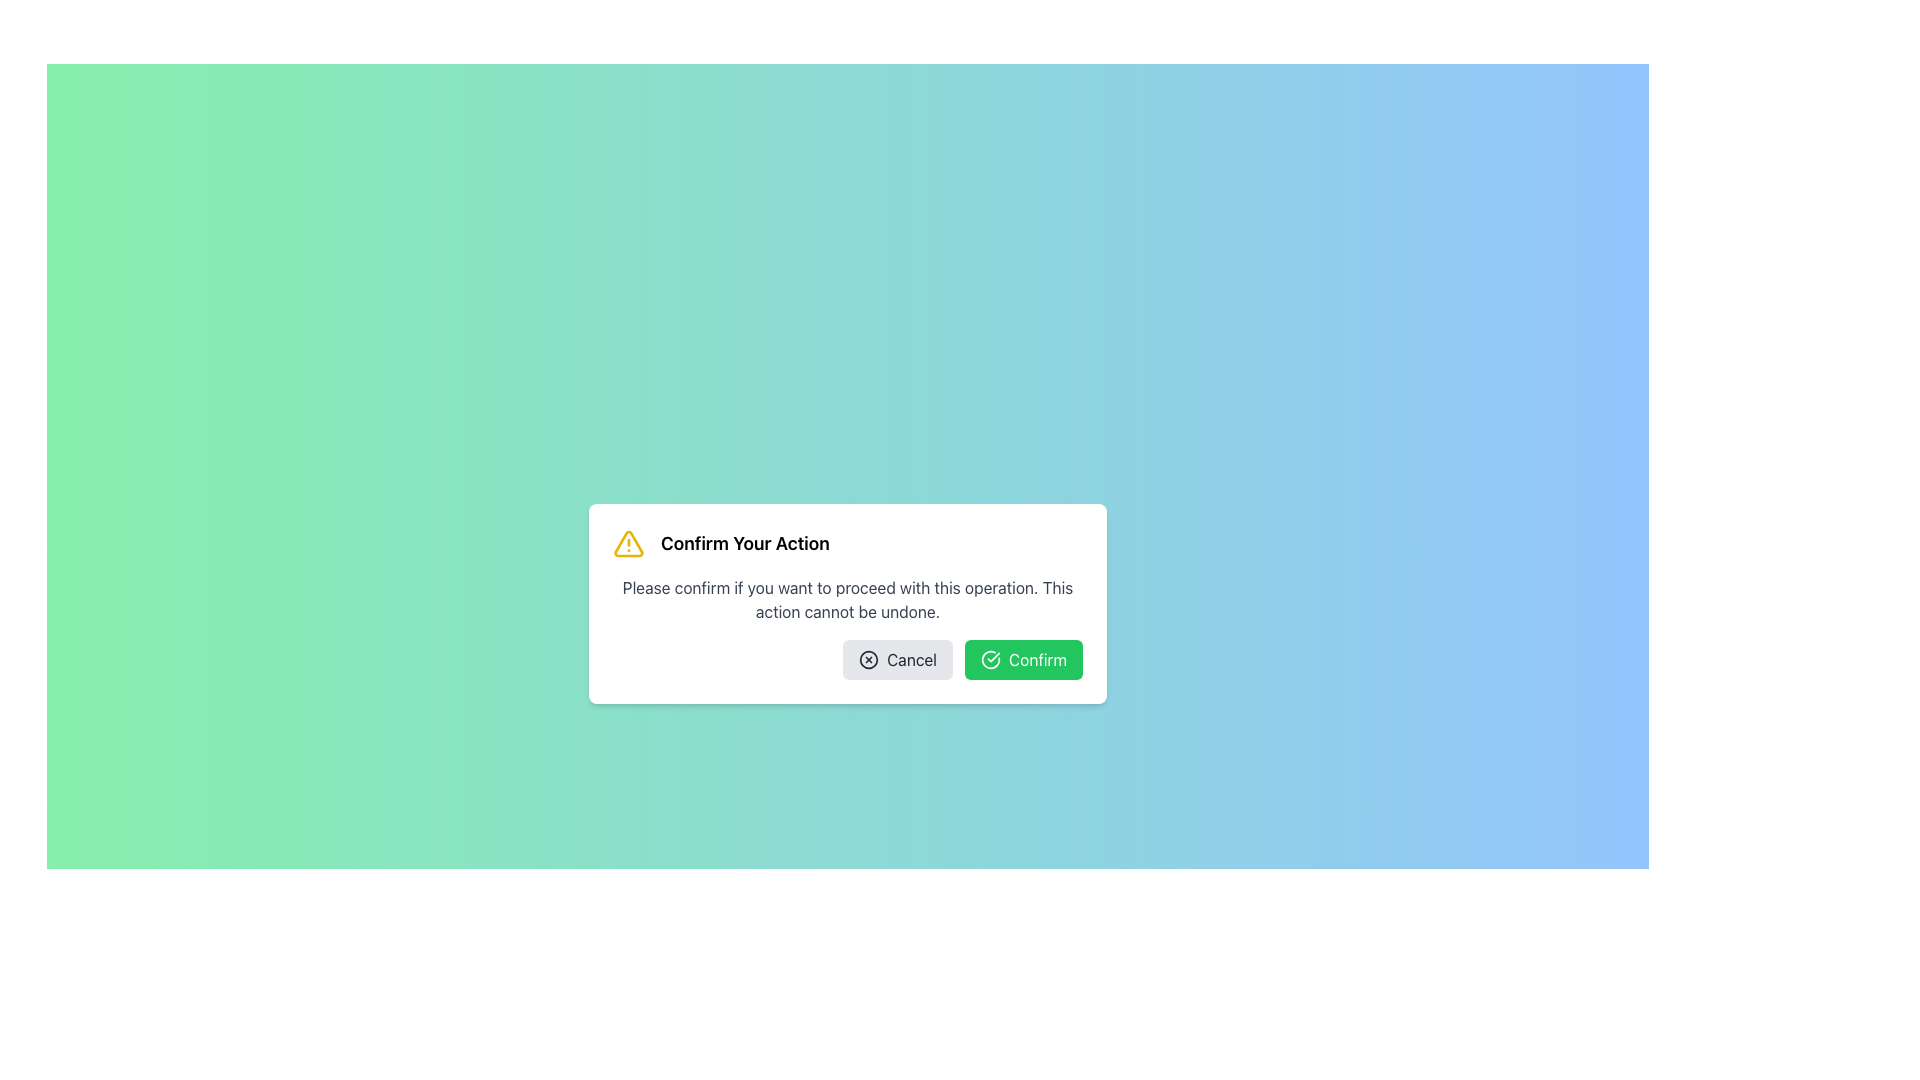 Image resolution: width=1920 pixels, height=1080 pixels. What do you see at coordinates (869, 659) in the screenshot?
I see `the circular icon with a cross in its center, located to the left of the 'Cancel' button in the modal window` at bounding box center [869, 659].